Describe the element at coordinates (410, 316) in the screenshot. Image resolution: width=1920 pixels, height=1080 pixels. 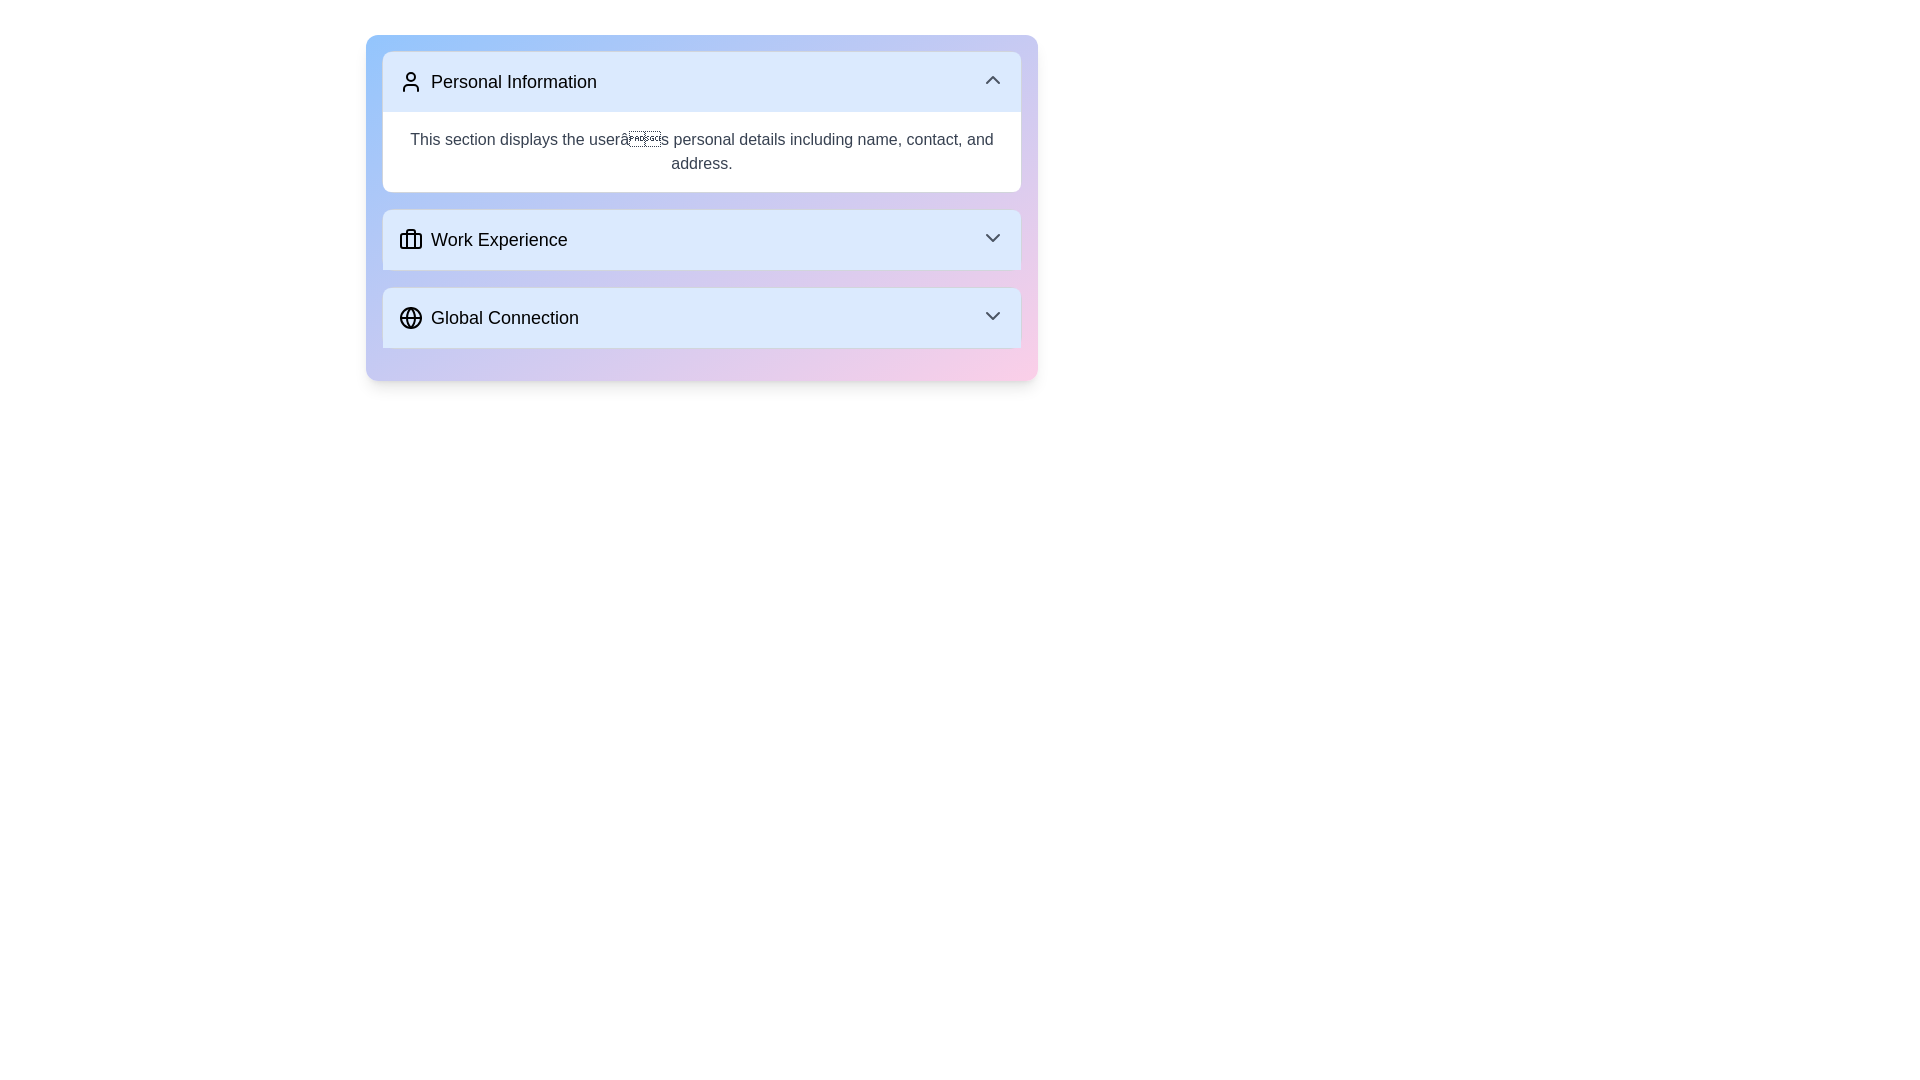
I see `globe icon located in the 'Global Connection' section using development tools` at that location.